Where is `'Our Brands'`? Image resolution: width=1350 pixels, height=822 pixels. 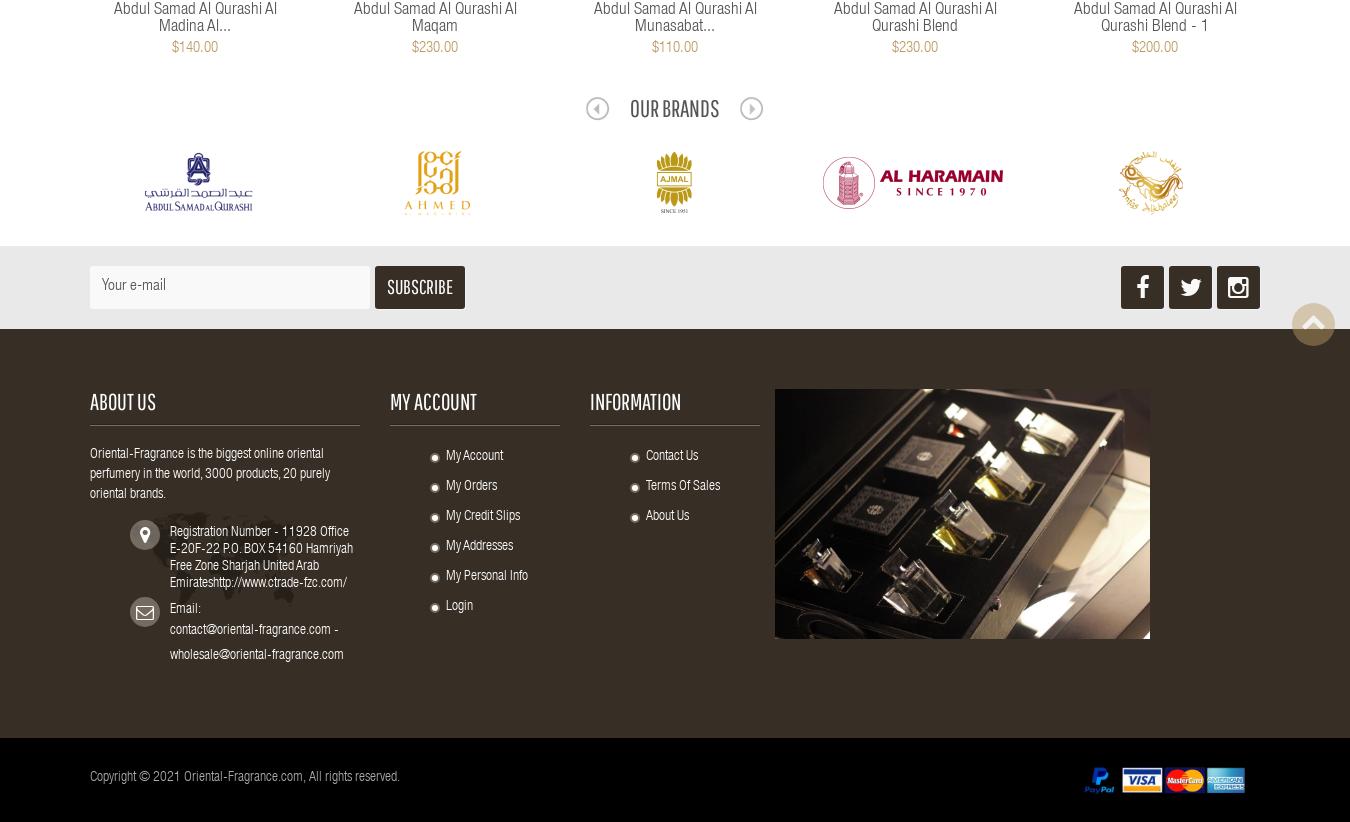 'Our Brands' is located at coordinates (675, 106).